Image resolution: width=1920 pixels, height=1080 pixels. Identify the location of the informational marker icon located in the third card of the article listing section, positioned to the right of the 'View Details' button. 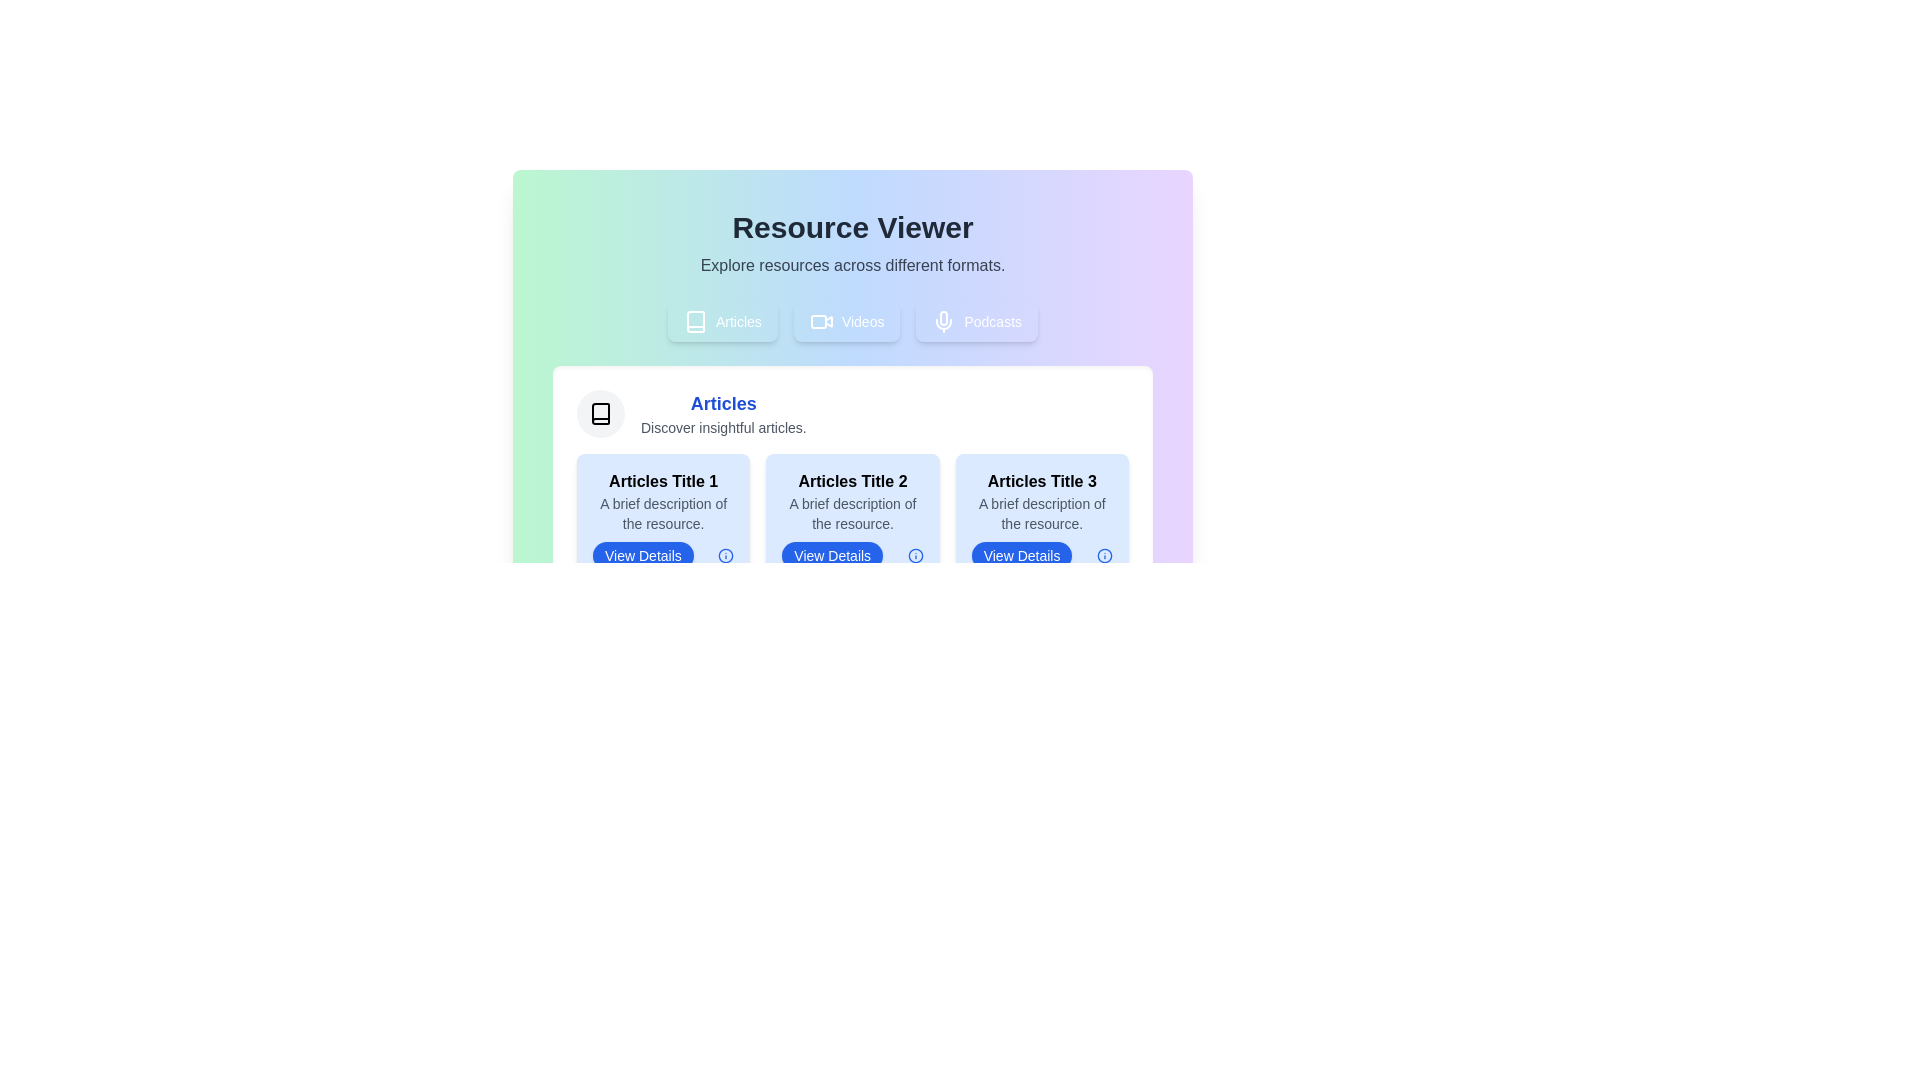
(1103, 555).